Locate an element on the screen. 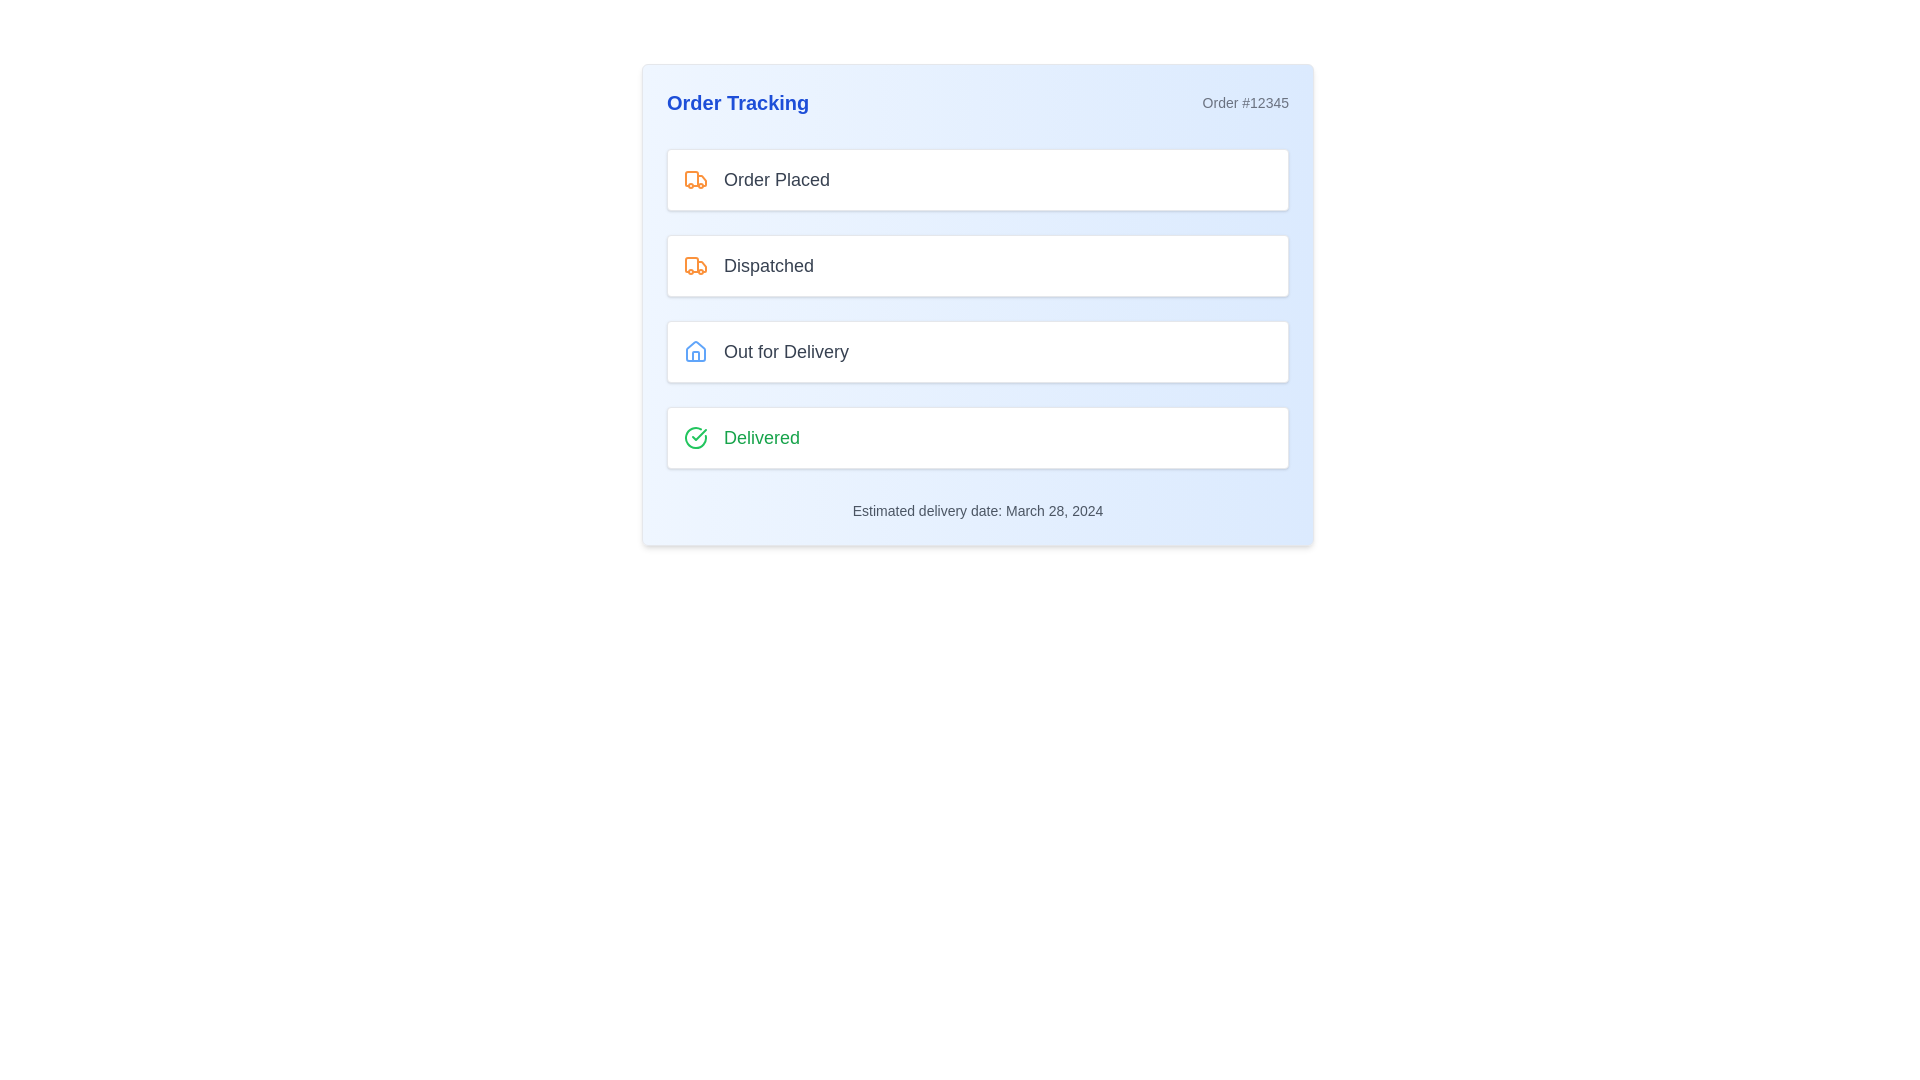 The height and width of the screenshot is (1080, 1920). the 'Delivered' text label indicating the completion status of a tracked order, located in the fourth row of the tracking interface, to the right of the delivery icon is located at coordinates (761, 437).